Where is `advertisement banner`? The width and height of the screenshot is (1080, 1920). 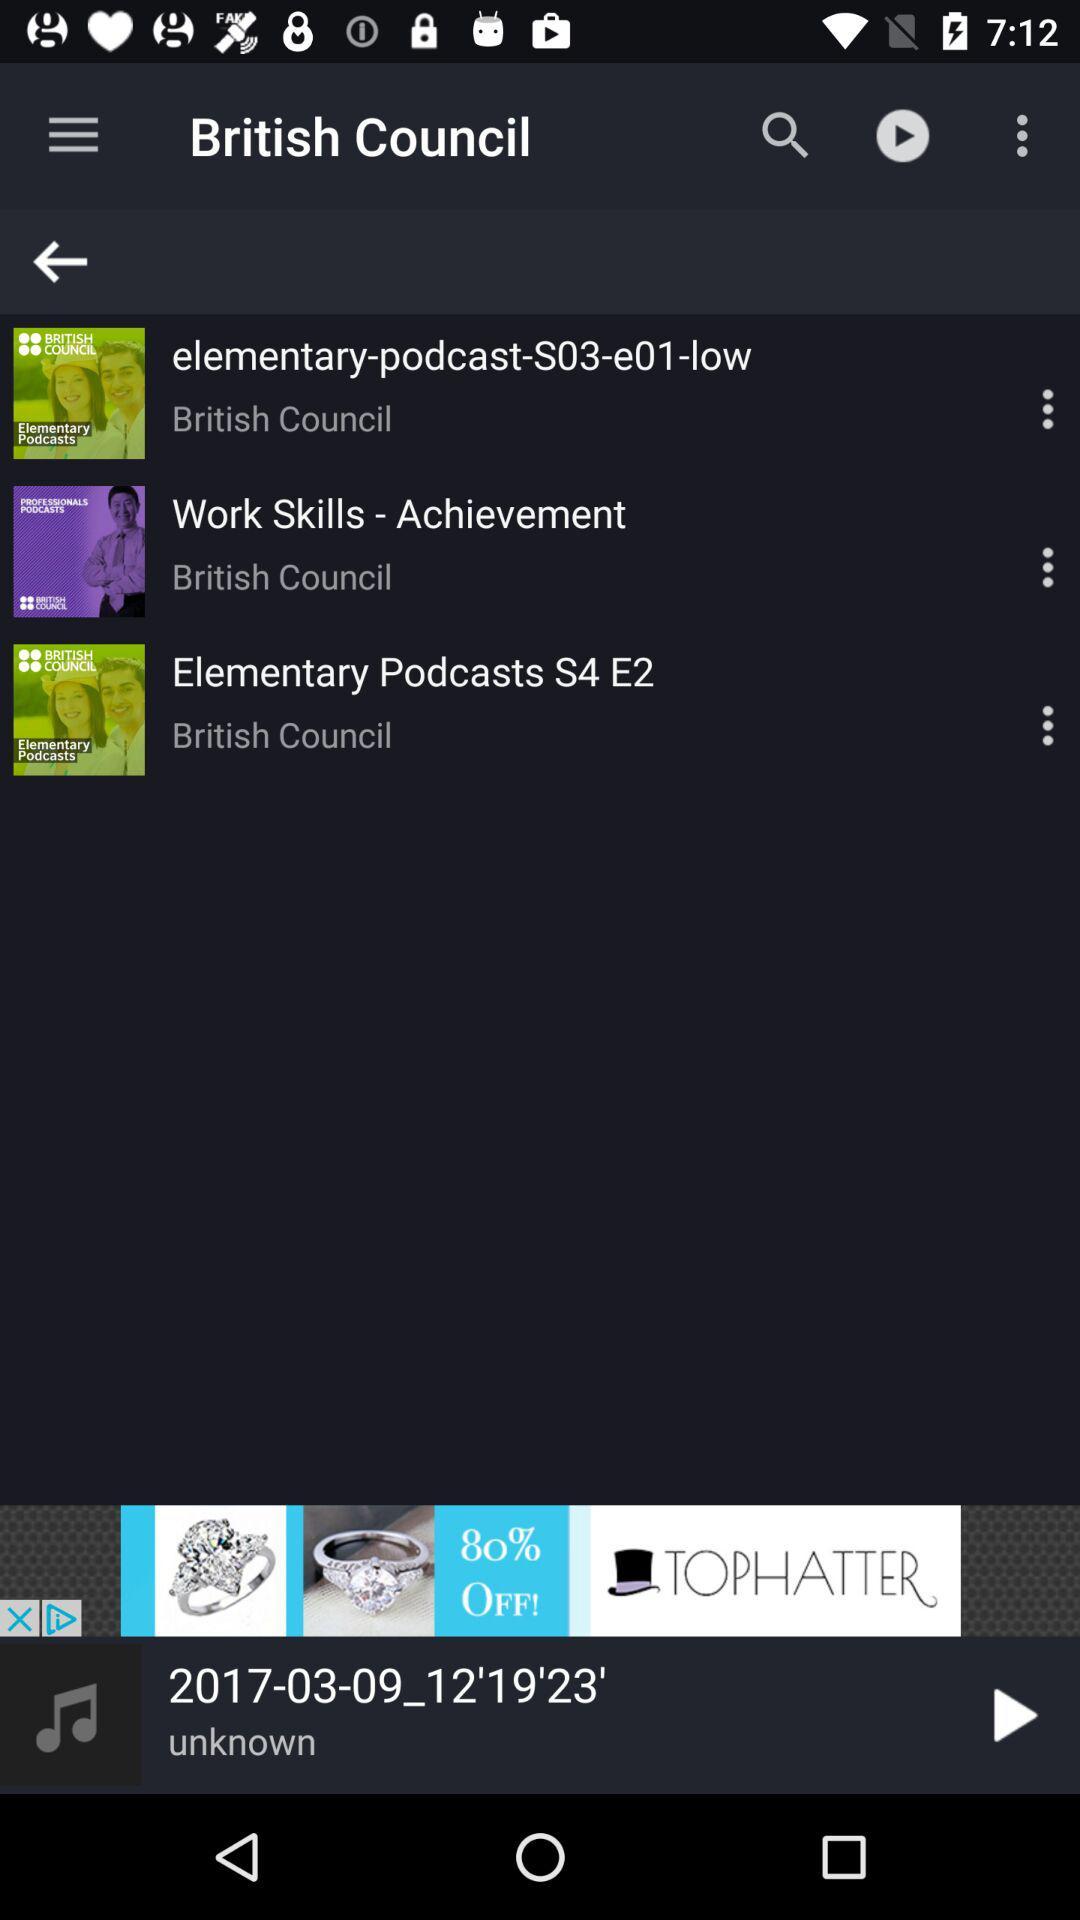
advertisement banner is located at coordinates (540, 1569).